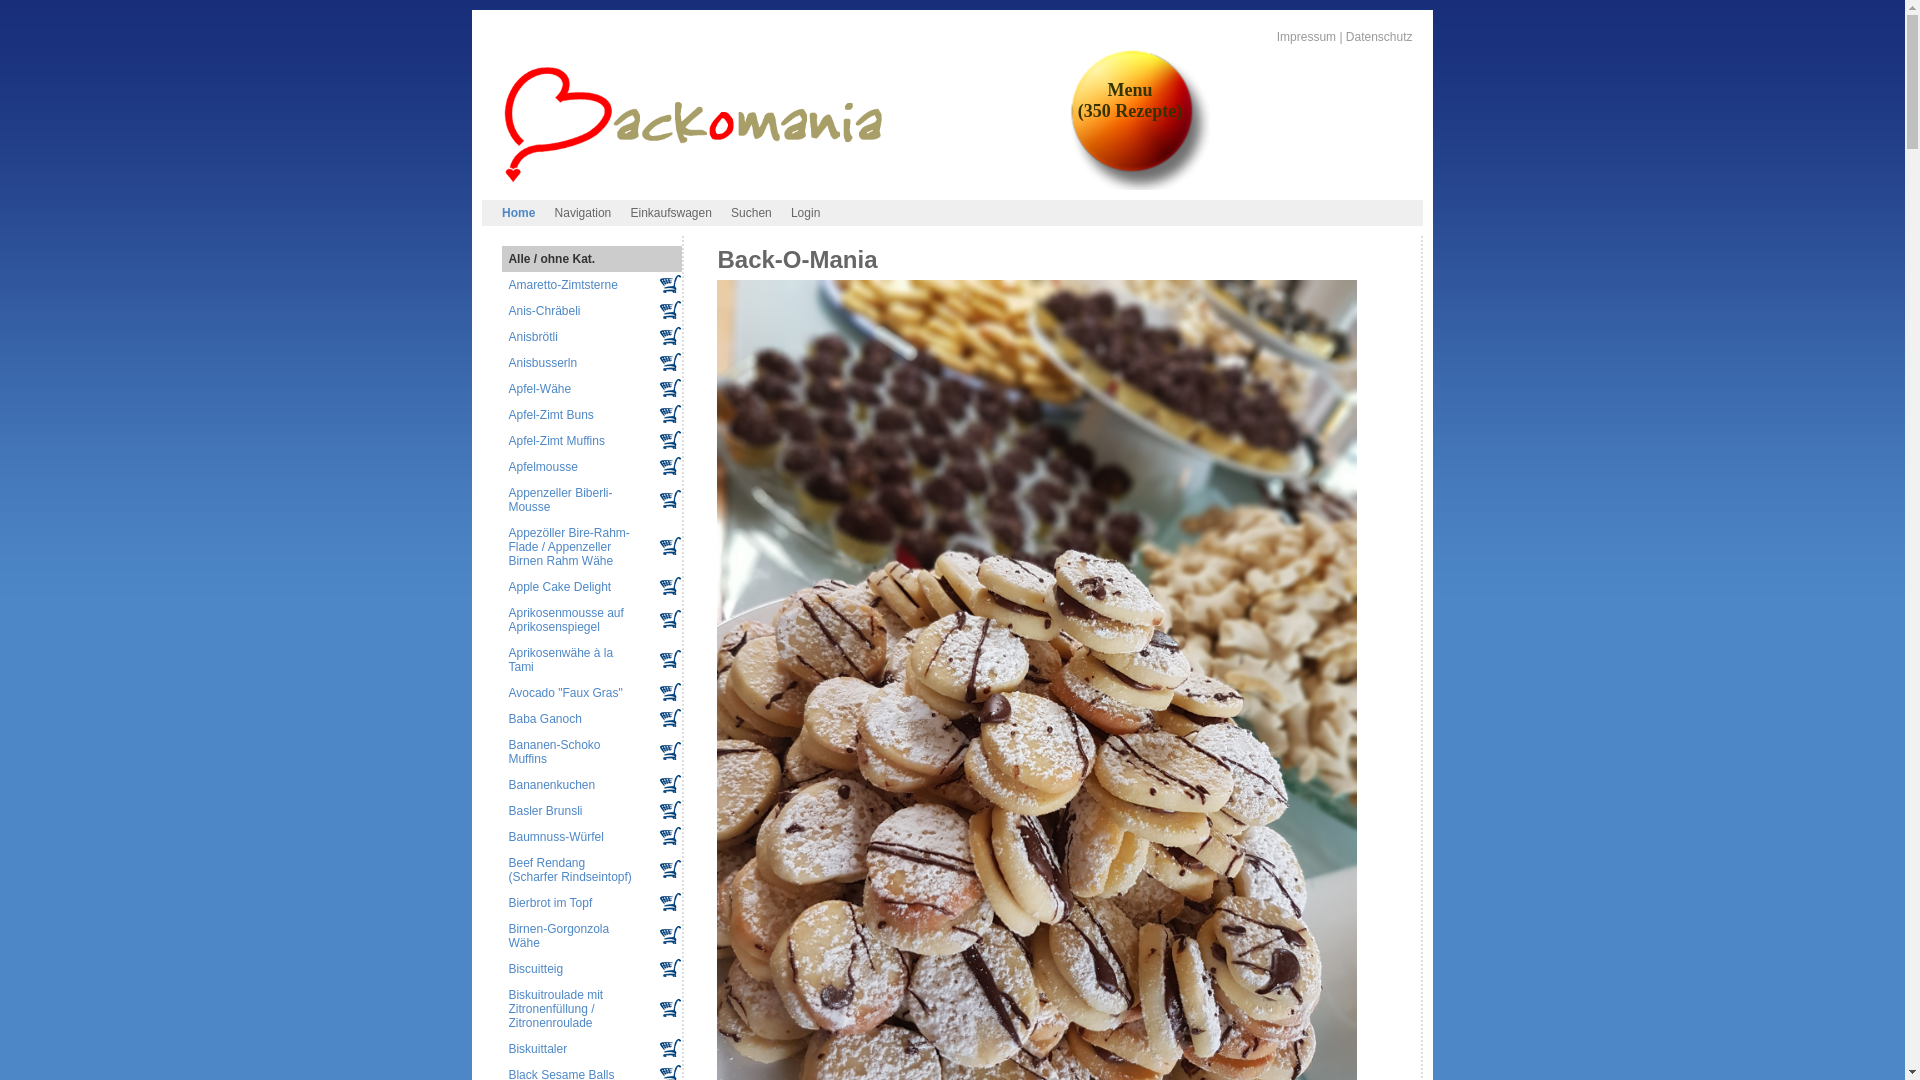  What do you see at coordinates (508, 439) in the screenshot?
I see `'Apfel-Zimt Muffins'` at bounding box center [508, 439].